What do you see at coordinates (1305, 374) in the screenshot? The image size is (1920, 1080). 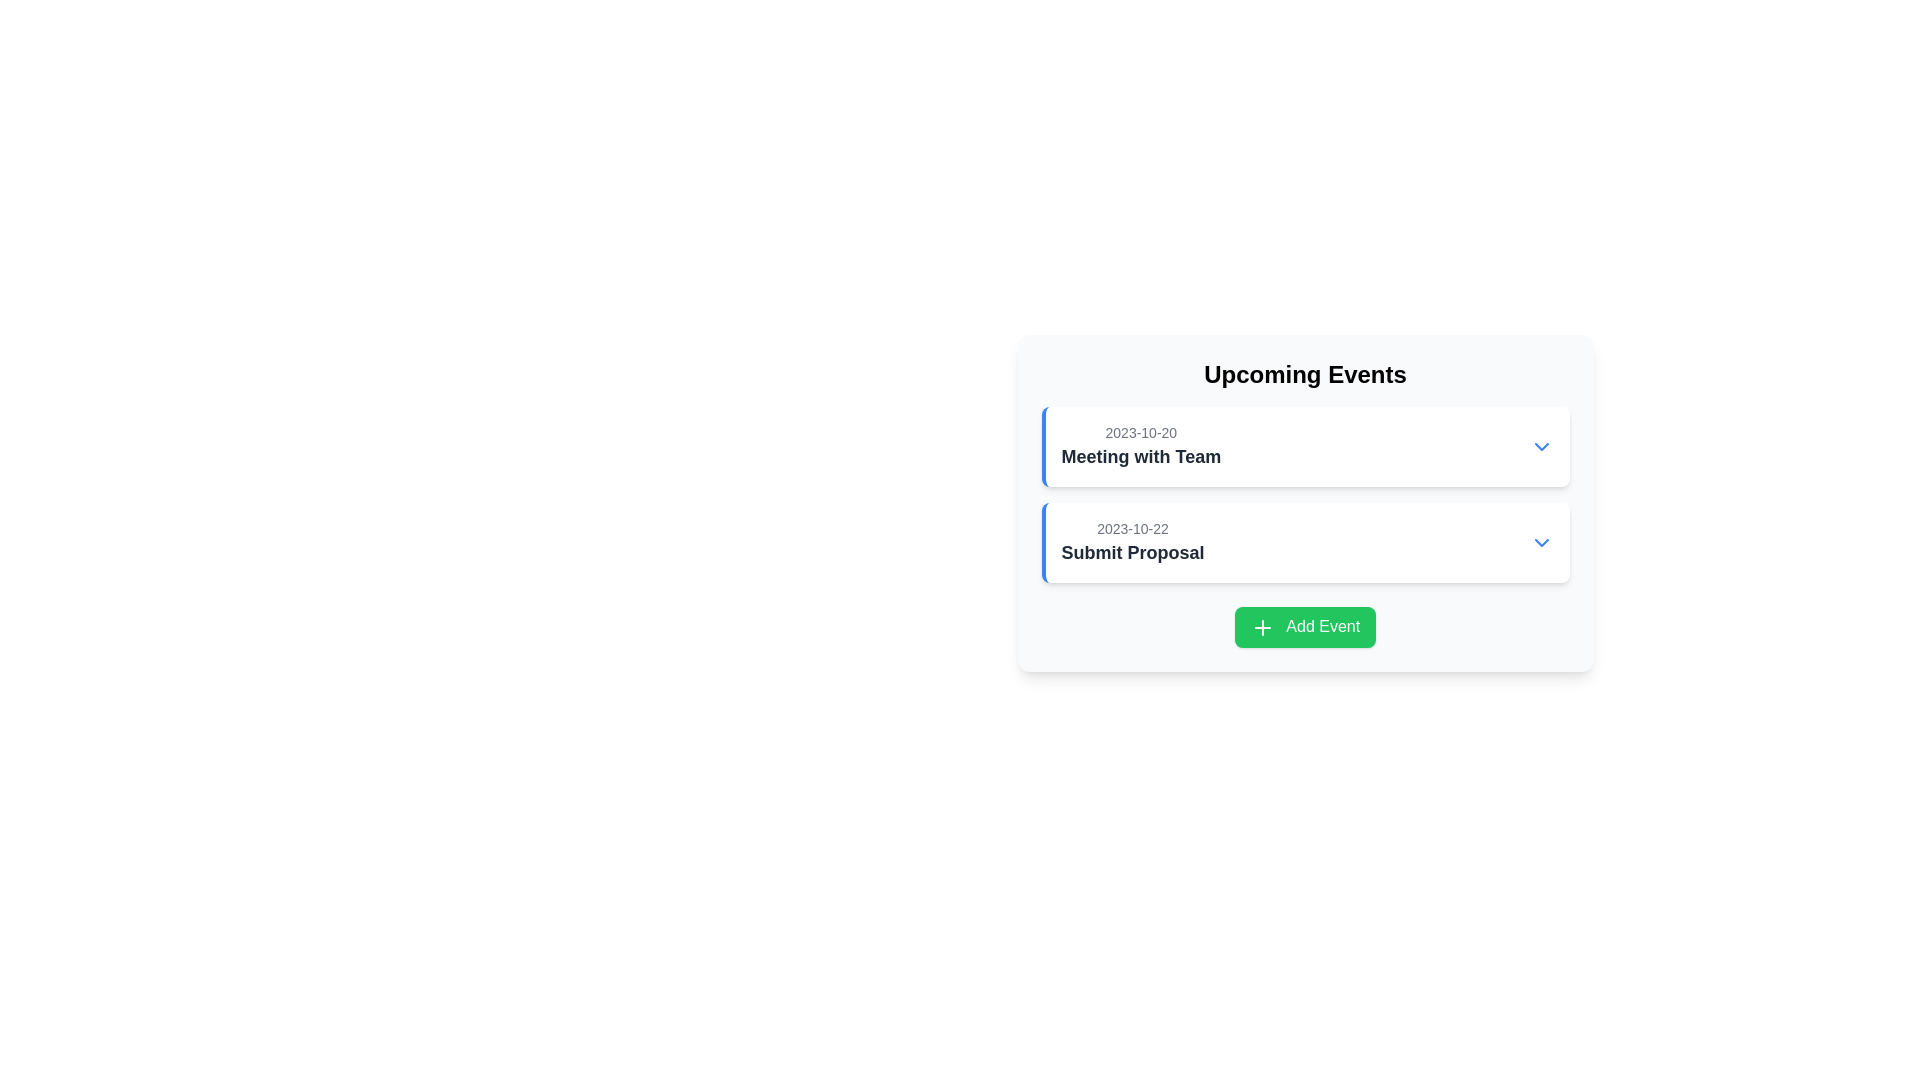 I see `the non-interactive text label or heading at the top of the rounded card-like interface that denotes the content of upcoming events` at bounding box center [1305, 374].